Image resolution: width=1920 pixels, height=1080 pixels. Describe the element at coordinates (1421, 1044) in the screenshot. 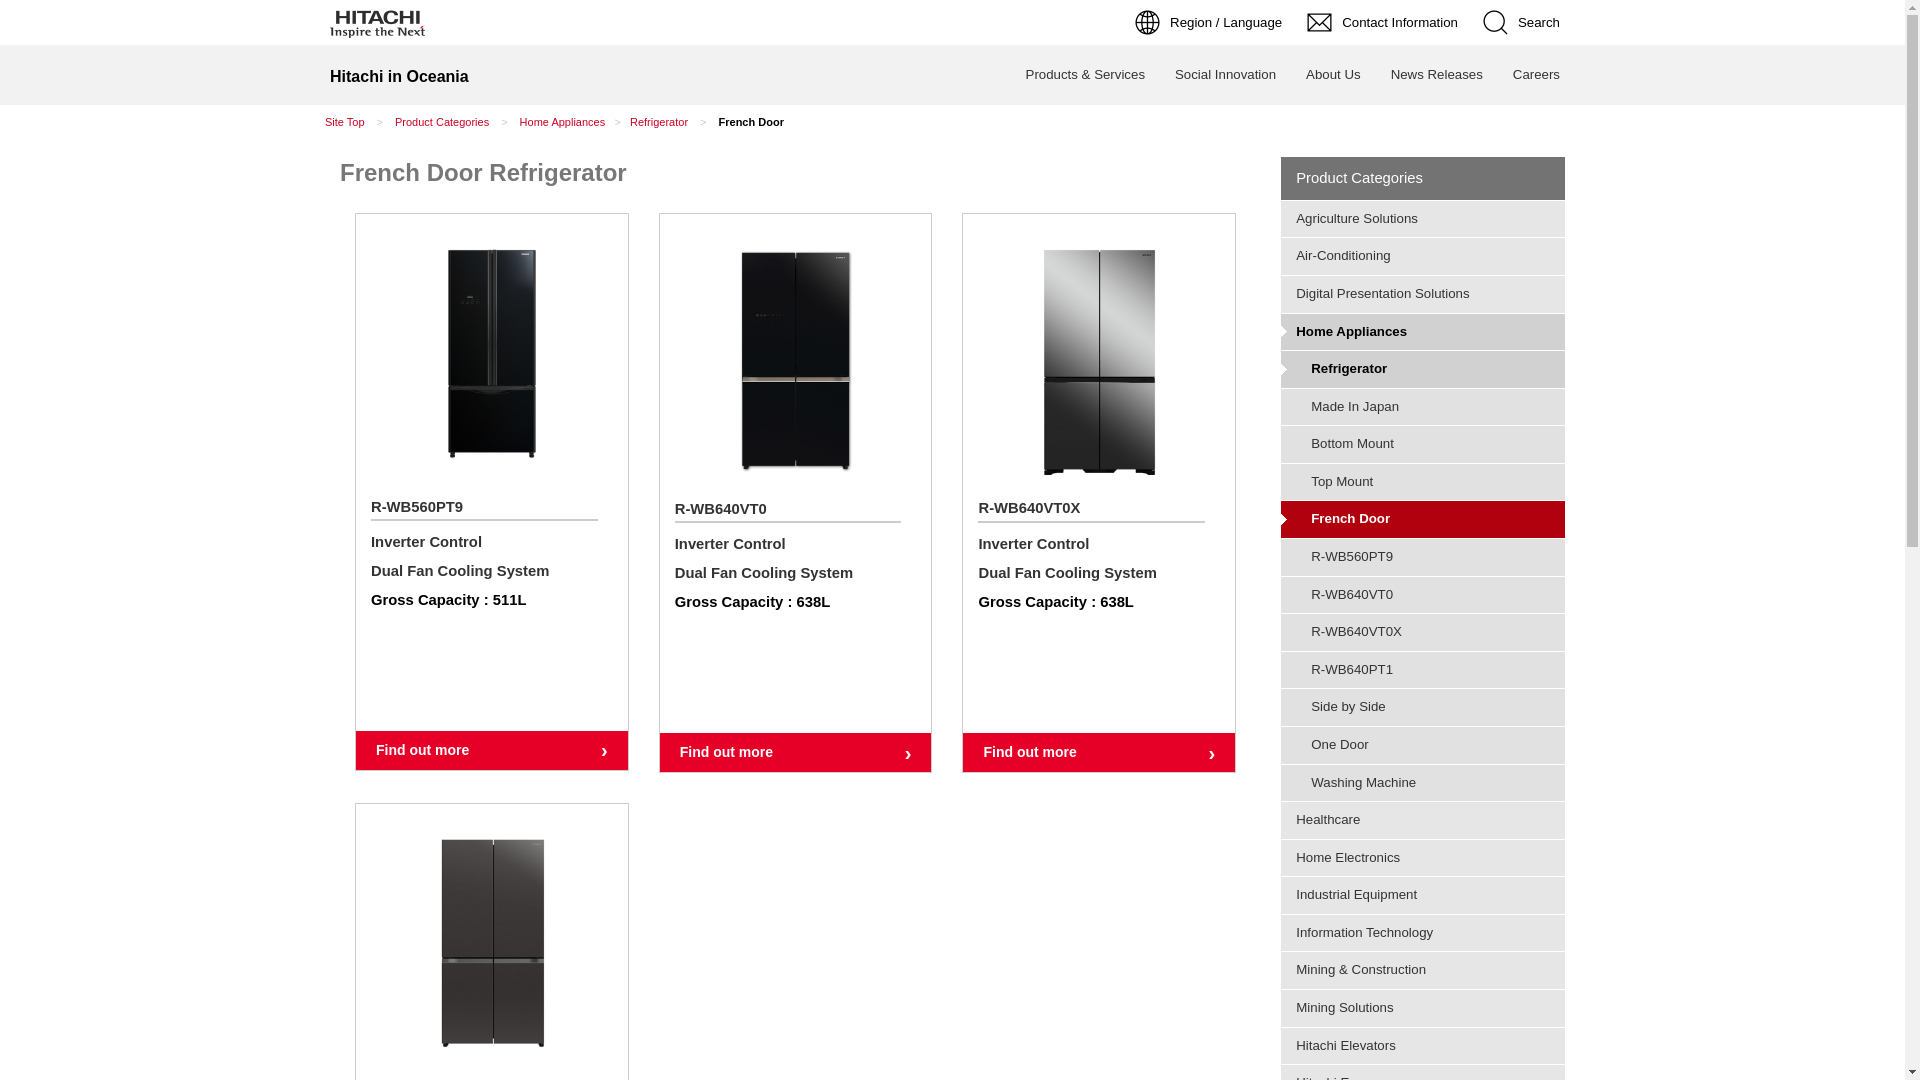

I see `'Hitachi Elevators'` at that location.